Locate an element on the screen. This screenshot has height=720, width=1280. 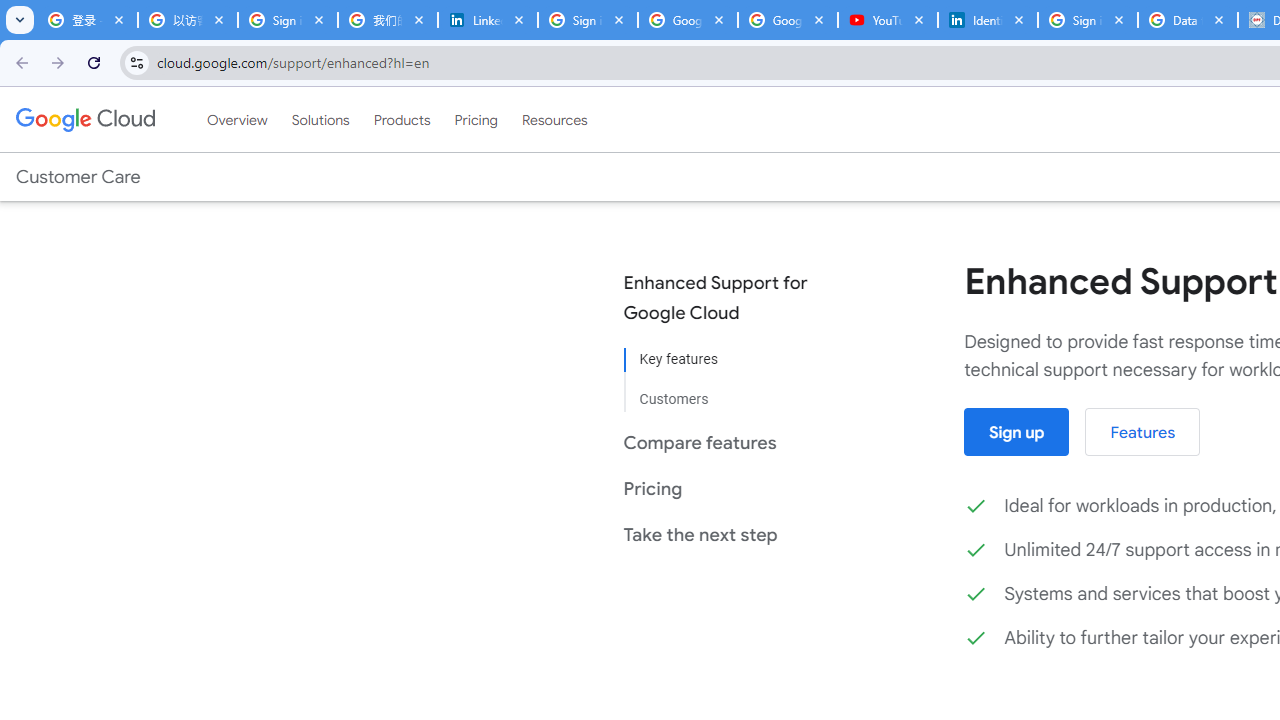
'Resources' is located at coordinates (554, 119).